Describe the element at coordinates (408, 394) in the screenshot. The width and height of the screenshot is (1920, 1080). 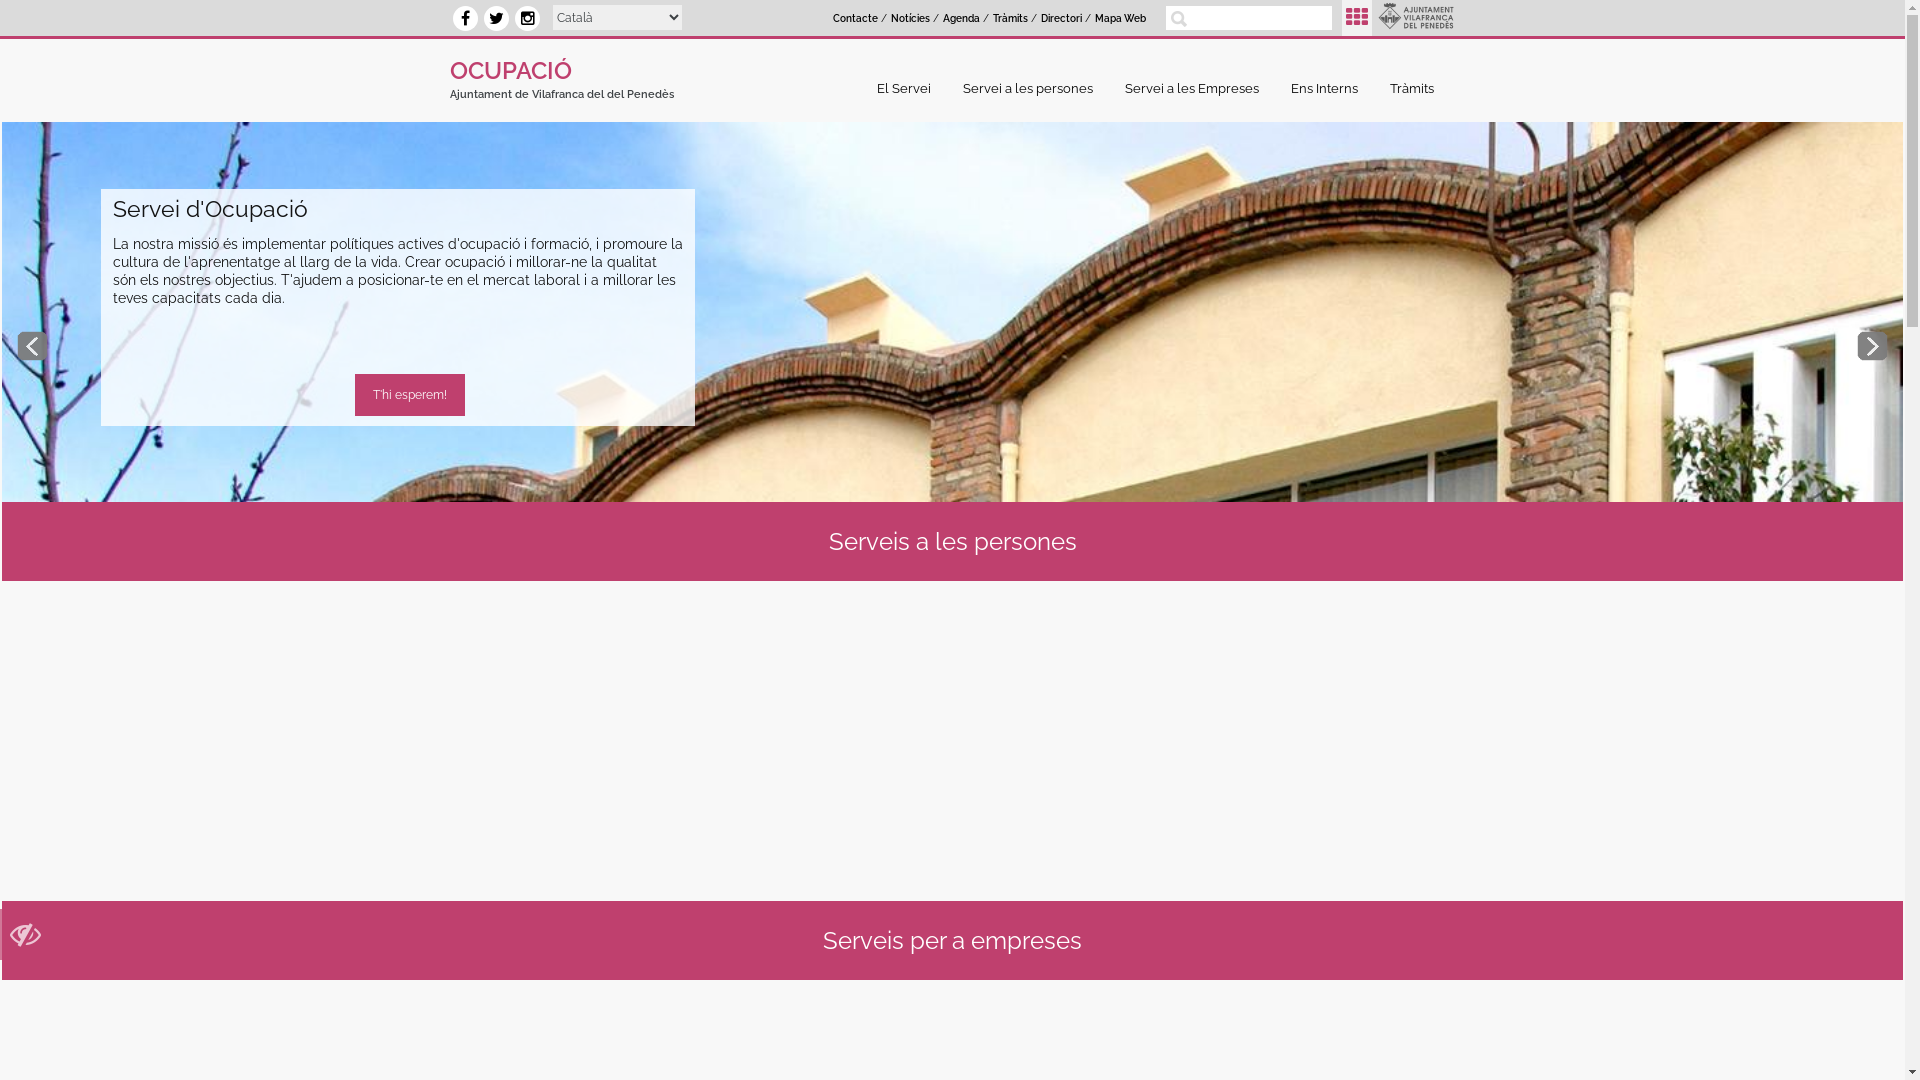
I see `'T'hi esperem!'` at that location.